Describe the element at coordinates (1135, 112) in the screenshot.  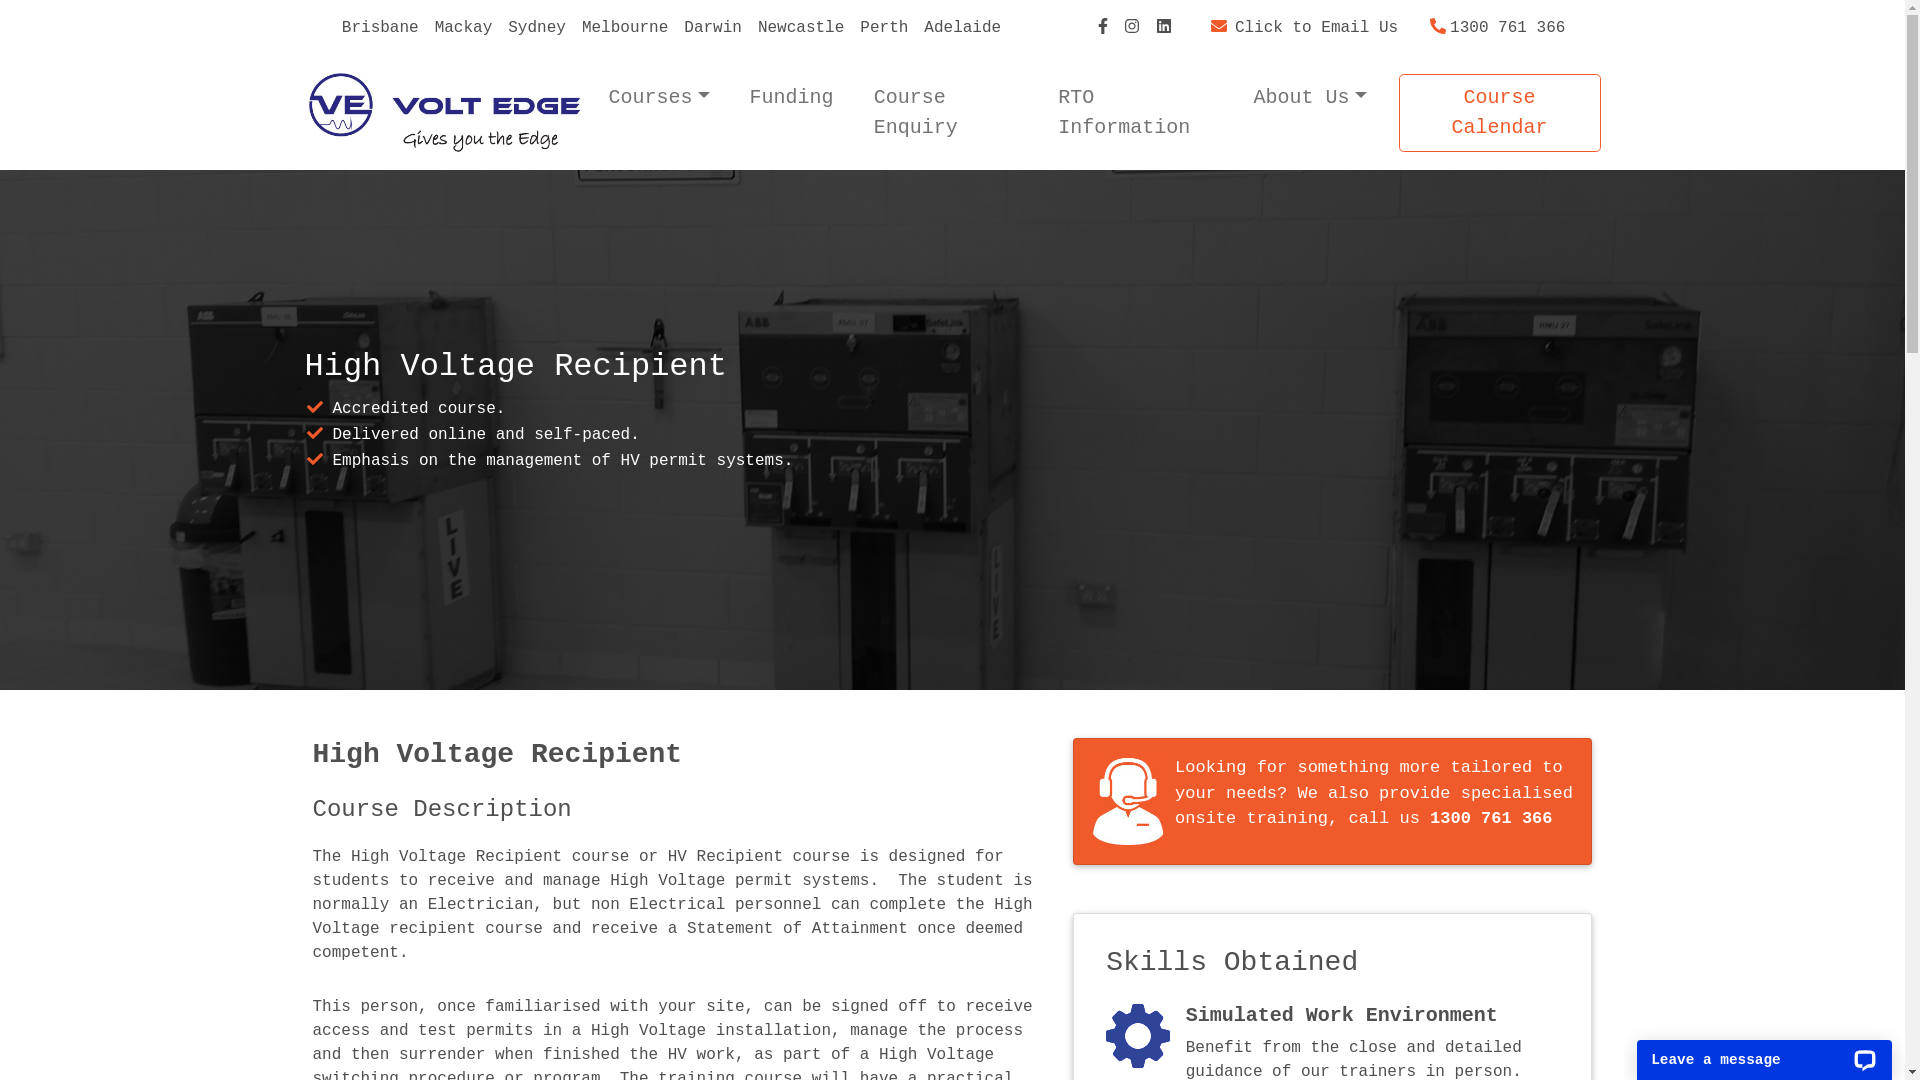
I see `'RTO Information'` at that location.